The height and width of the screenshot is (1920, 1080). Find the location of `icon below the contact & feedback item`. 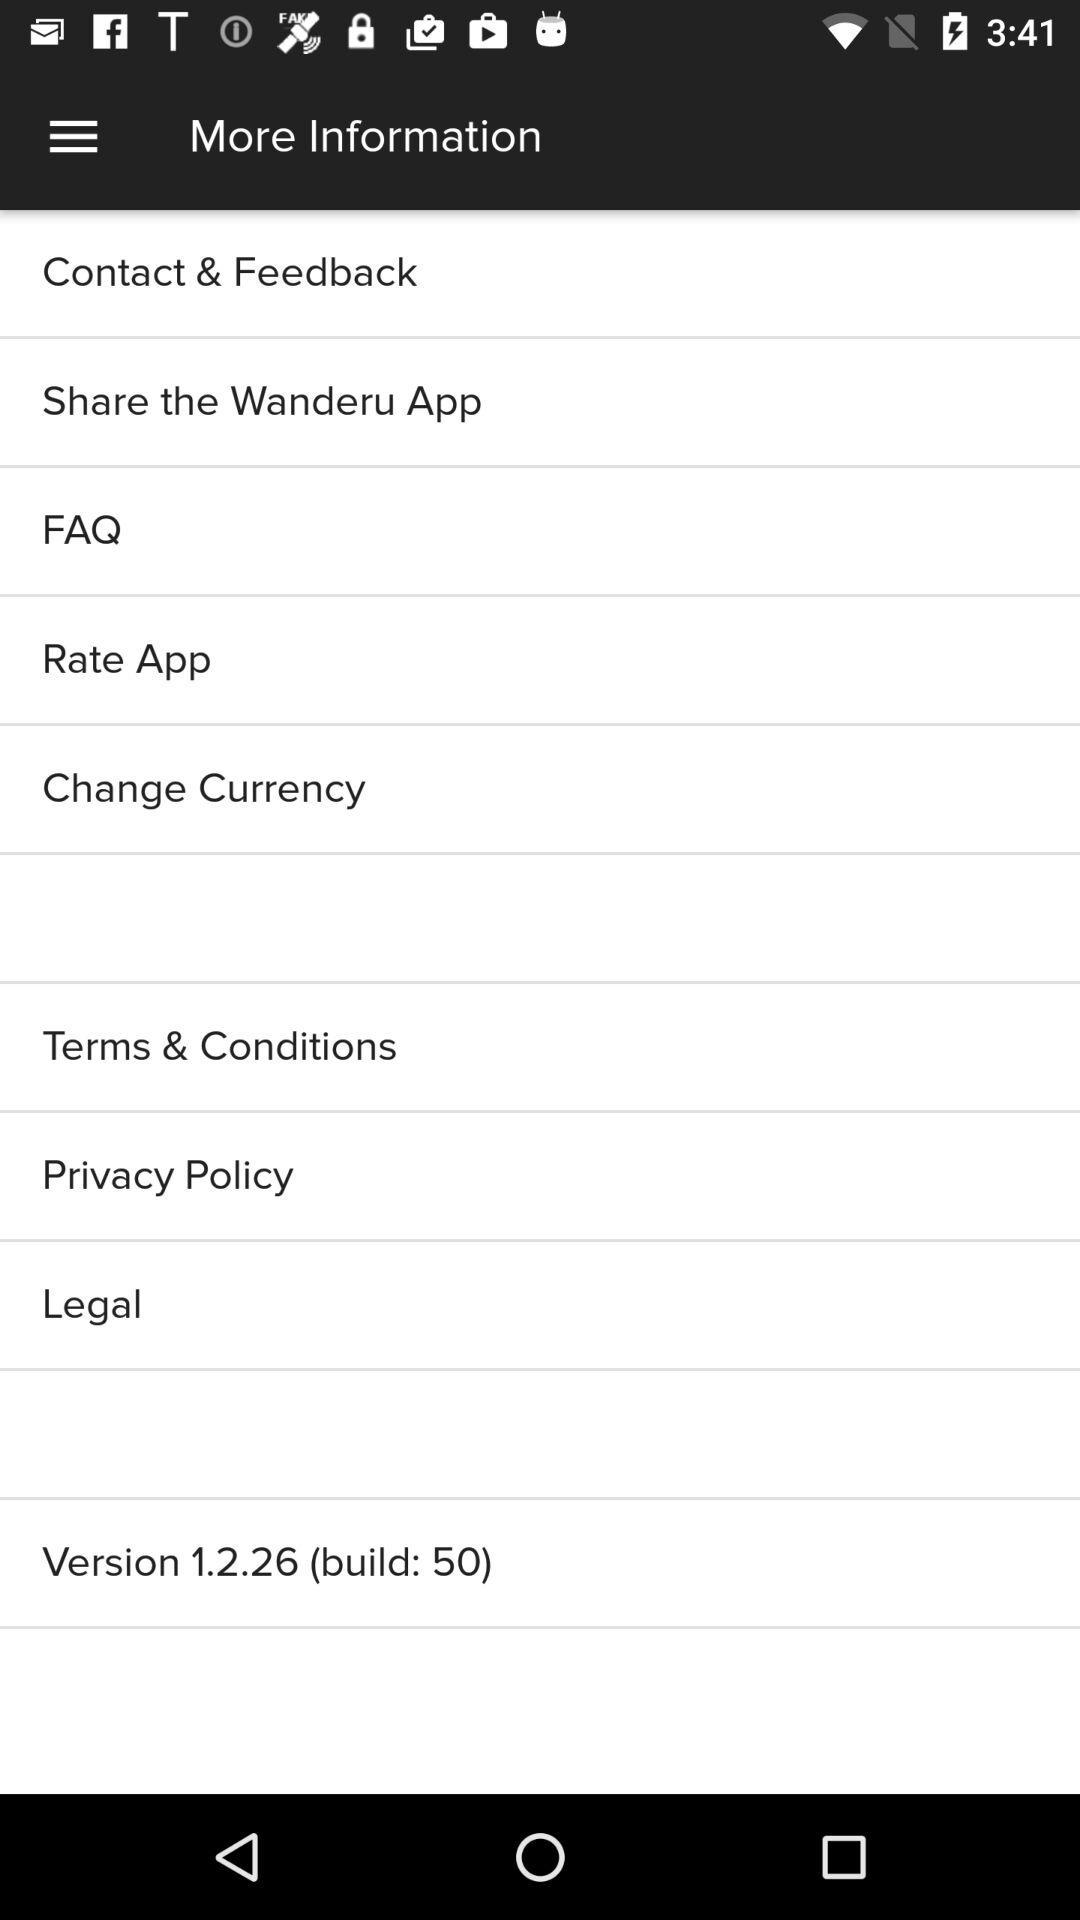

icon below the contact & feedback item is located at coordinates (540, 401).